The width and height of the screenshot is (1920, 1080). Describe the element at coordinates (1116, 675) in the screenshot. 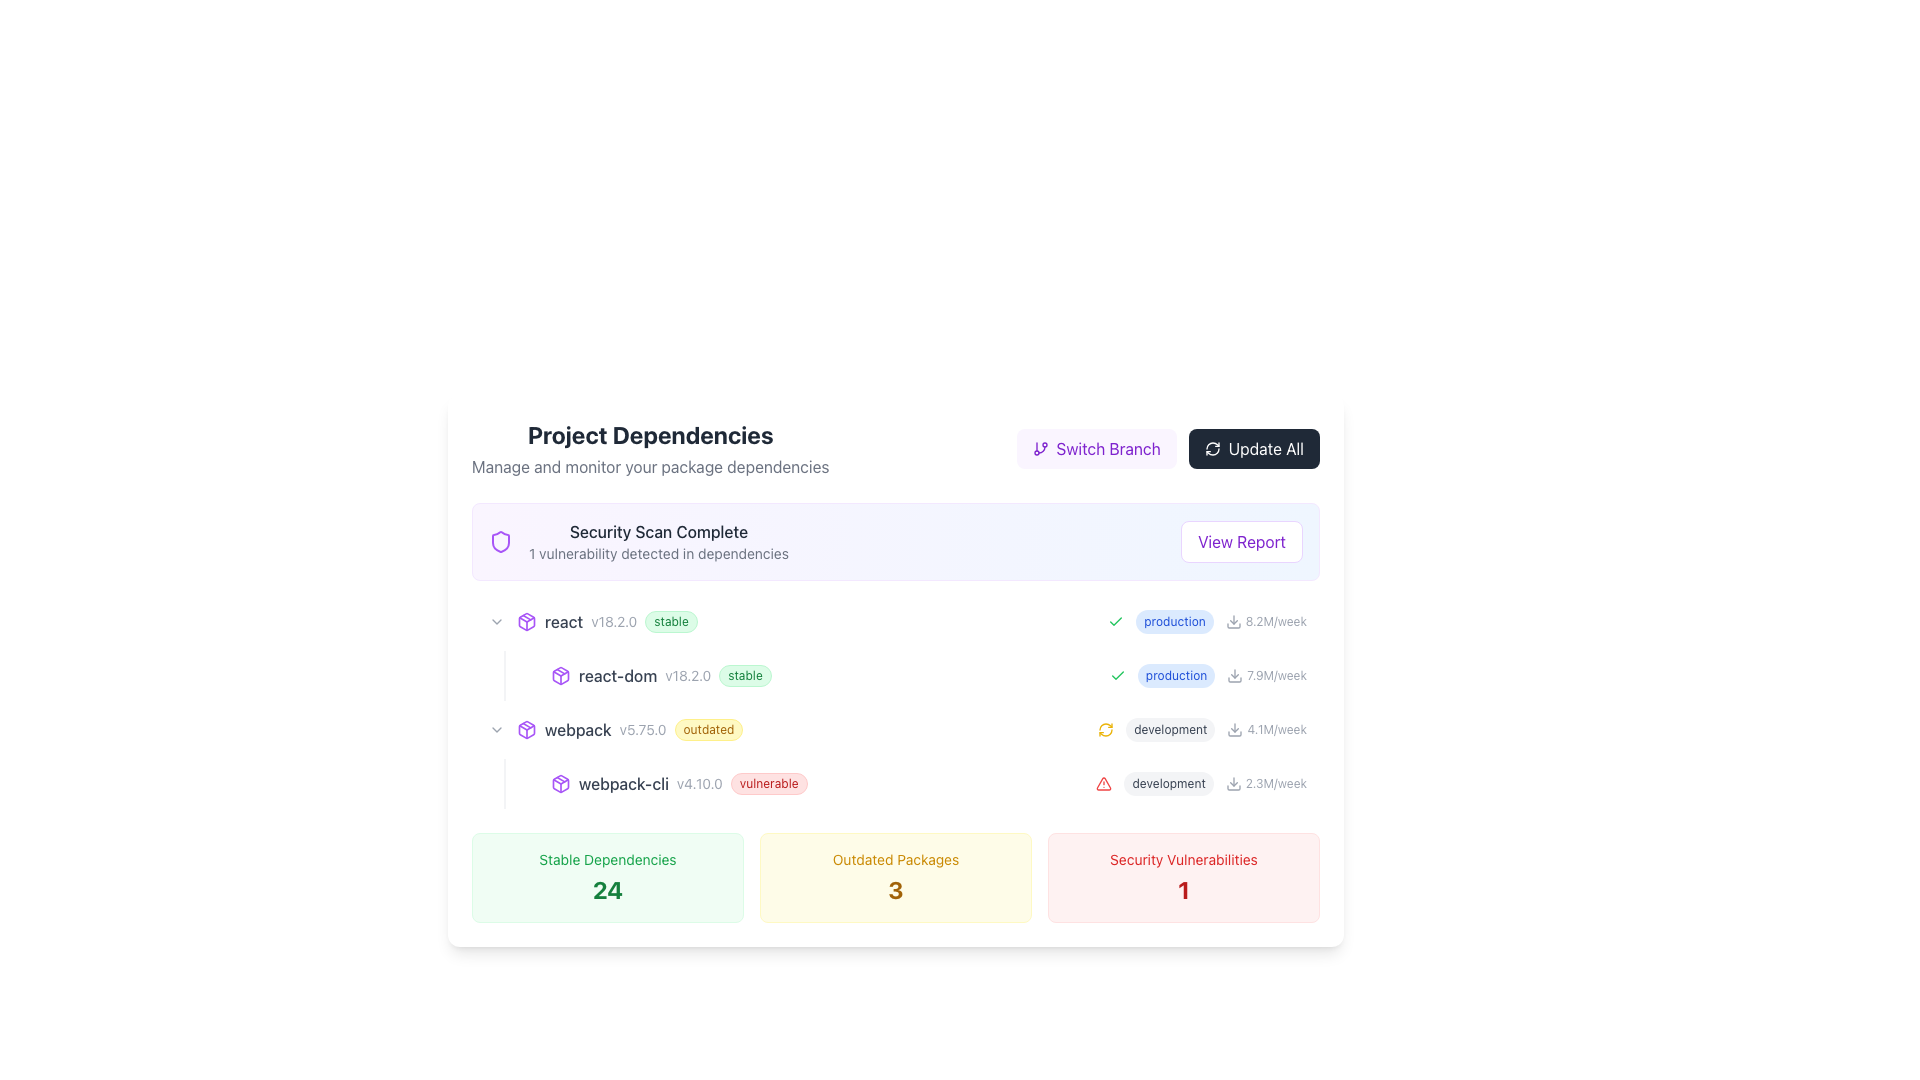

I see `the small green checkmark icon located to the left of the text 'production' in the row containing '7.9M/week'` at that location.